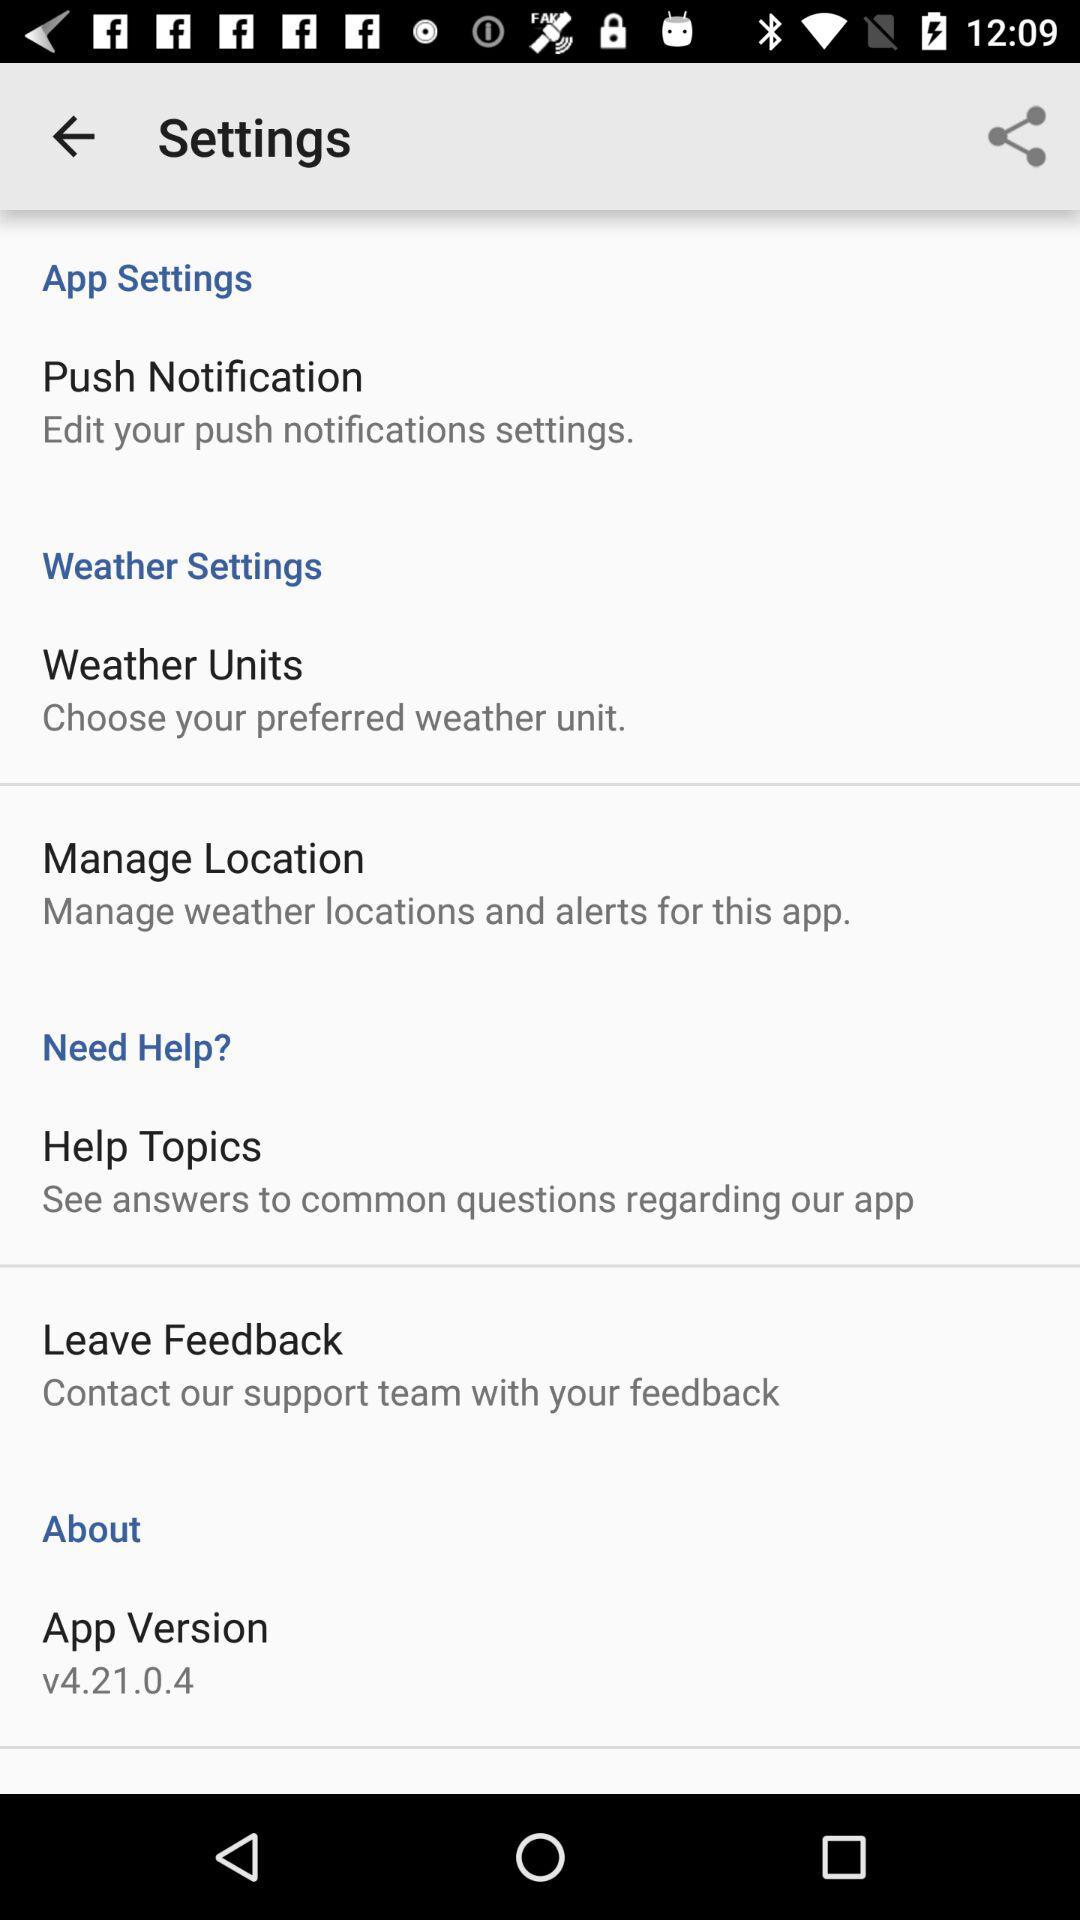  Describe the element at coordinates (202, 374) in the screenshot. I see `push notification item` at that location.